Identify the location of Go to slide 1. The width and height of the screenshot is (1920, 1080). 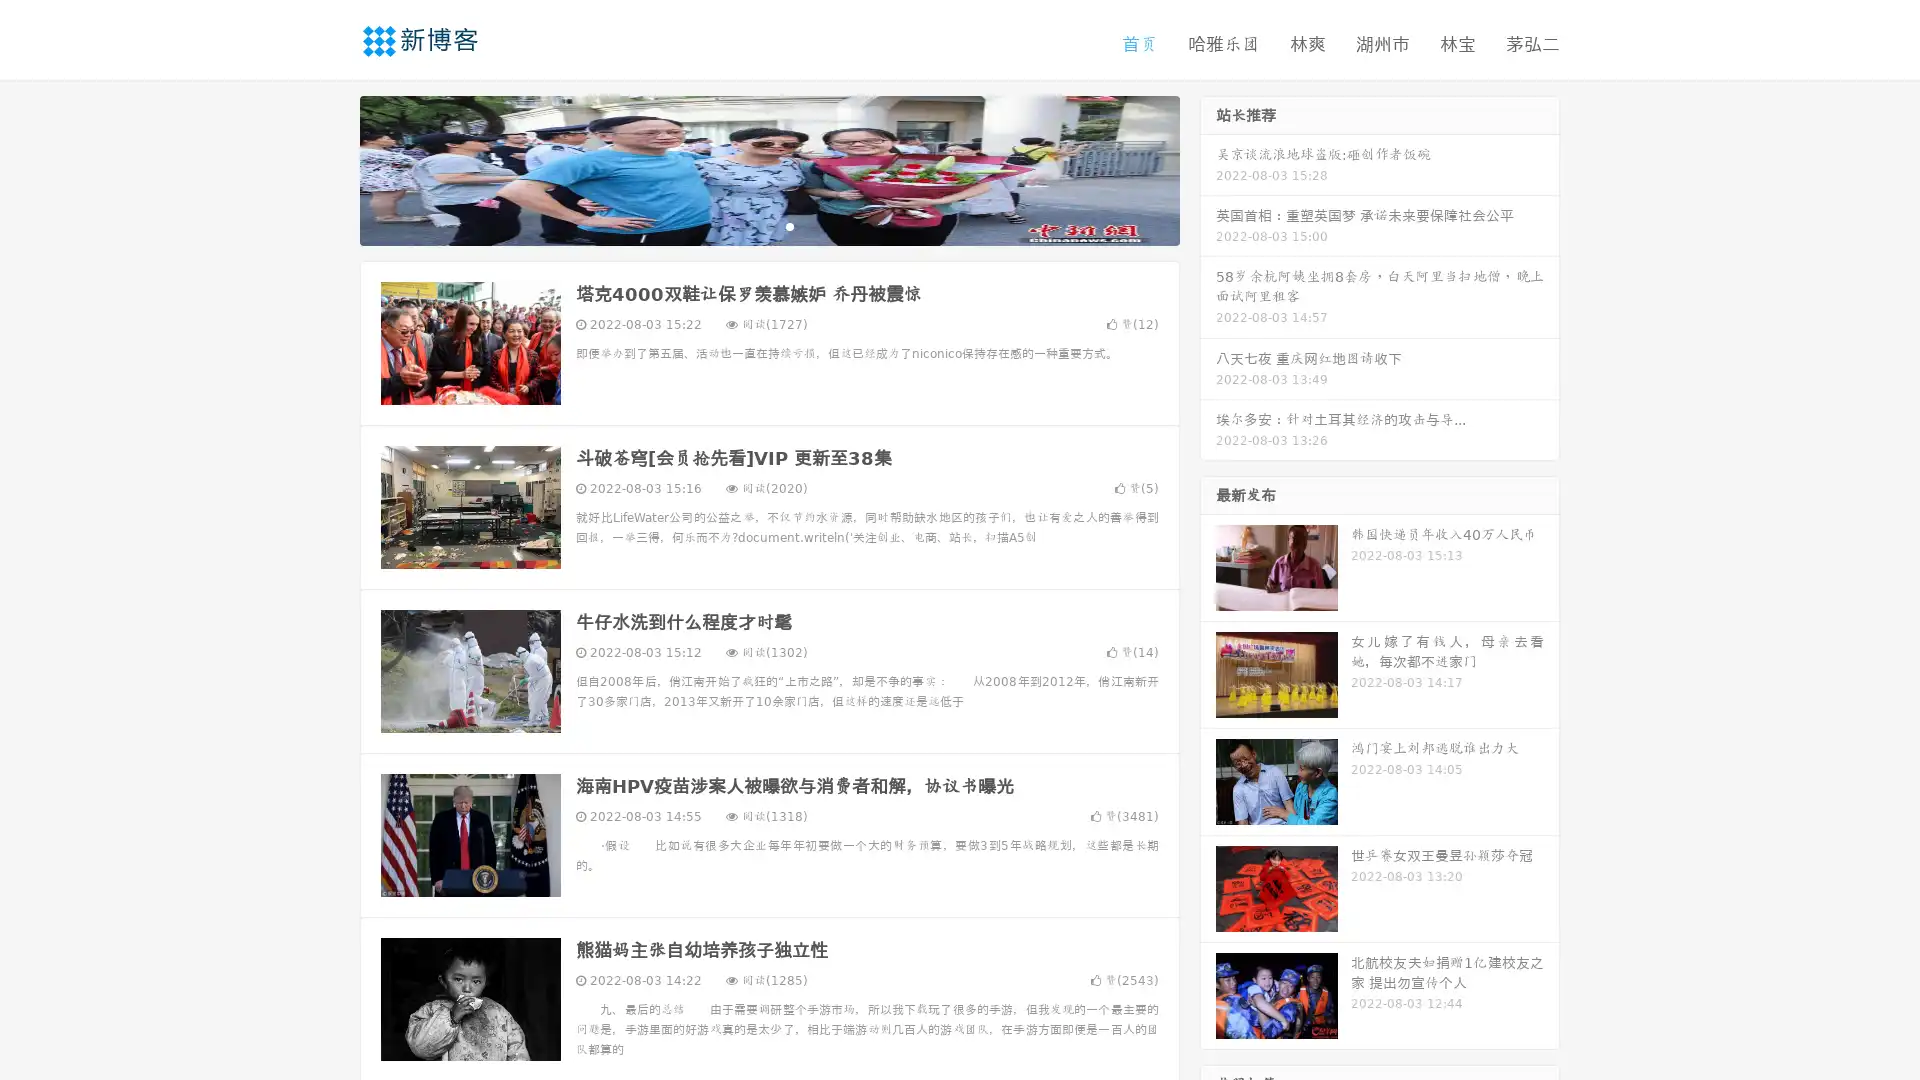
(748, 225).